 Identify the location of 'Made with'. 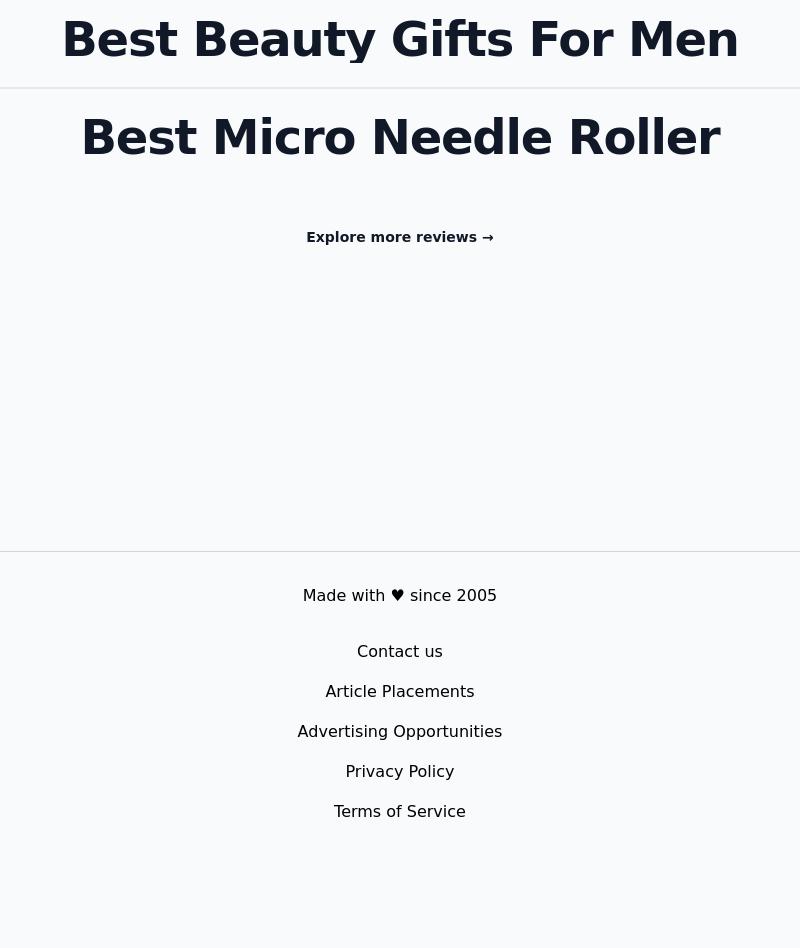
(346, 593).